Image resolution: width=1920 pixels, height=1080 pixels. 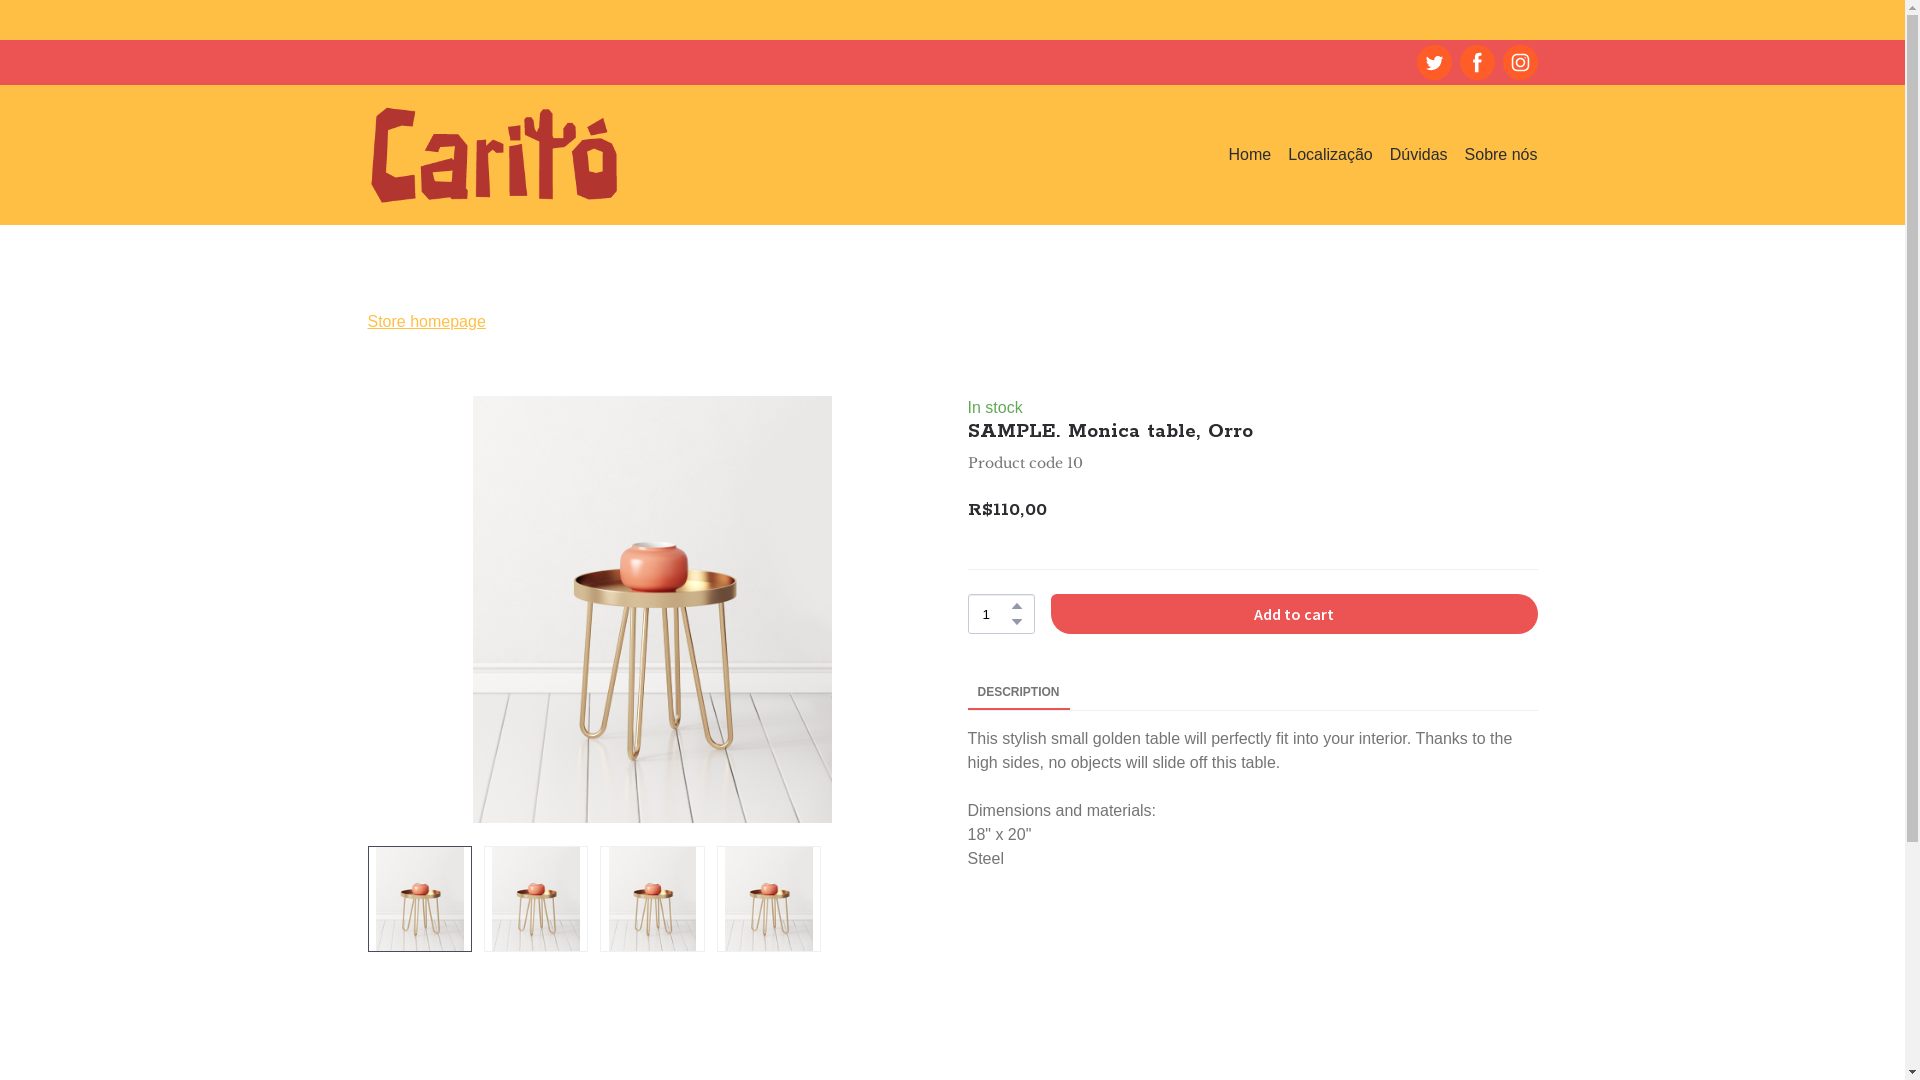 What do you see at coordinates (1249, 153) in the screenshot?
I see `'Home'` at bounding box center [1249, 153].